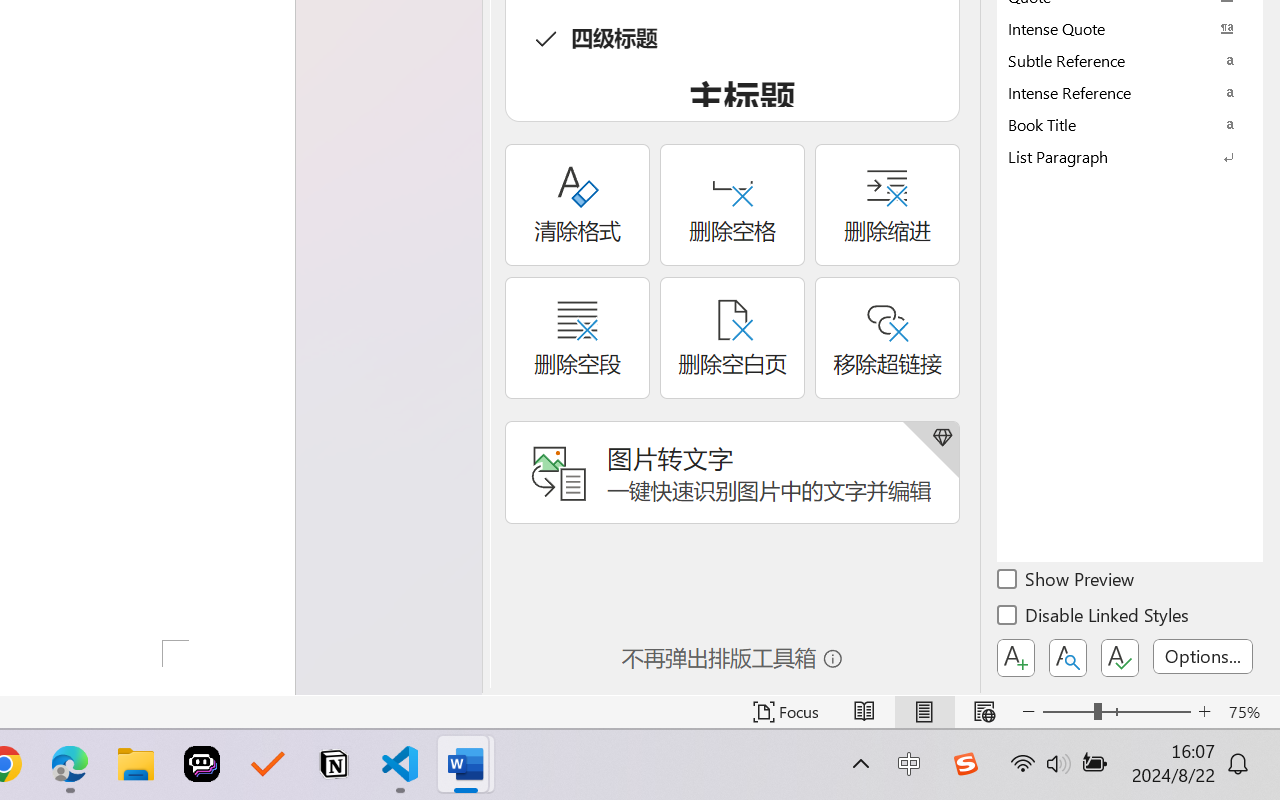  What do you see at coordinates (1067, 711) in the screenshot?
I see `'Zoom Out'` at bounding box center [1067, 711].